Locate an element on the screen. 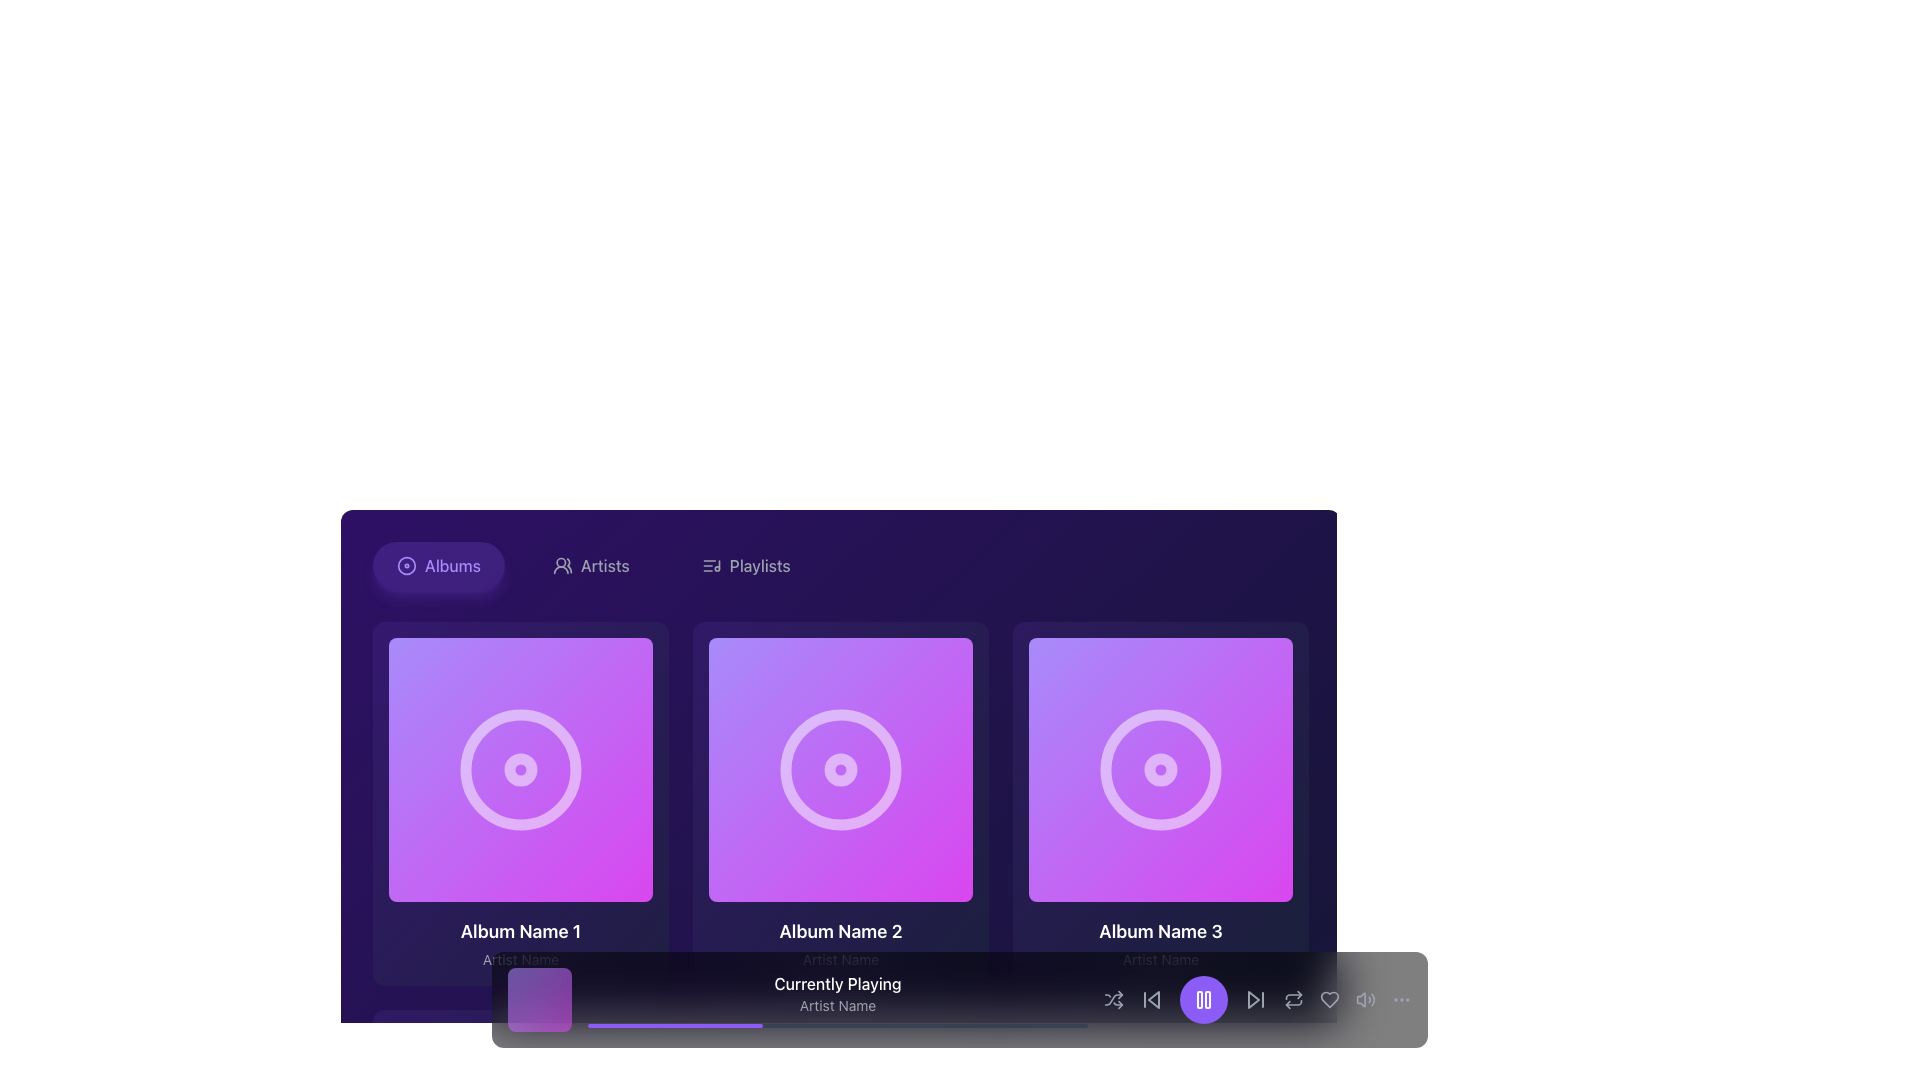  the play button icon located at the center of the first album card's artwork area is located at coordinates (523, 769).